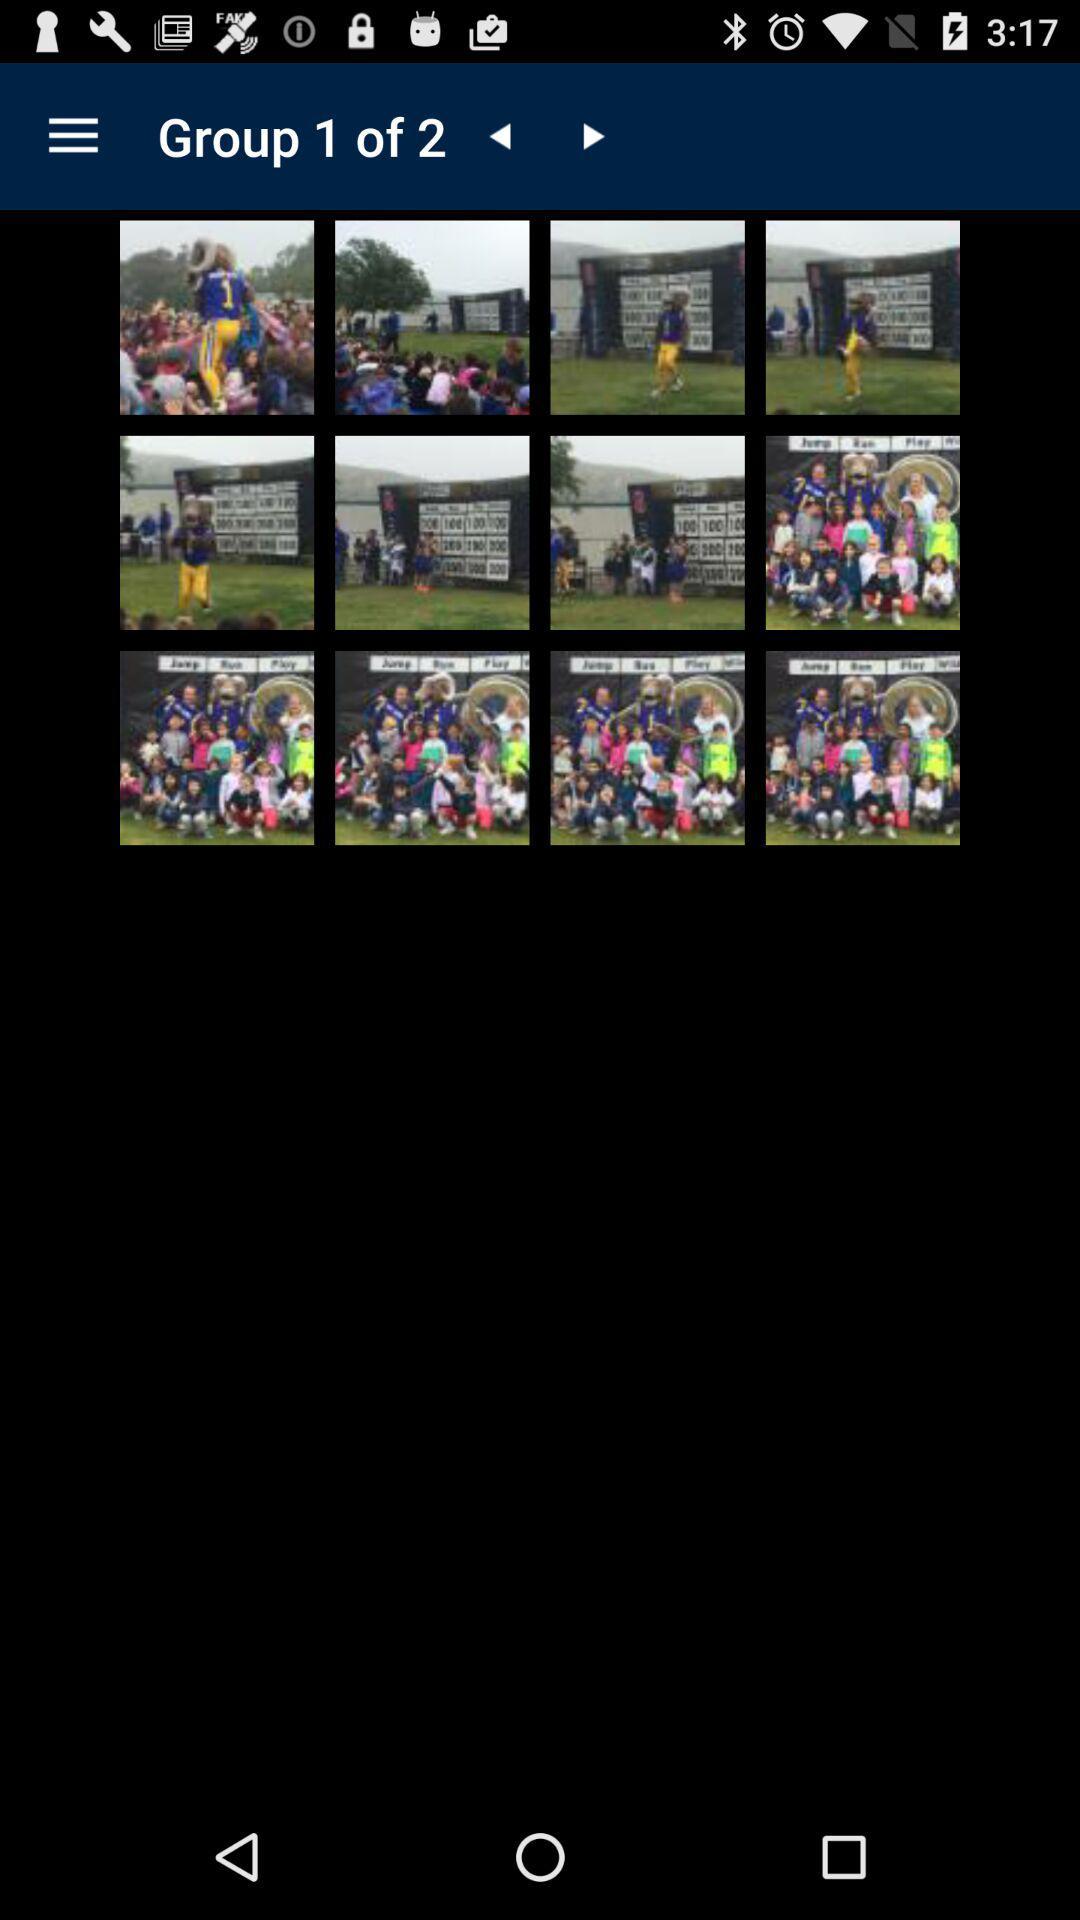 This screenshot has height=1920, width=1080. I want to click on picture, so click(217, 747).